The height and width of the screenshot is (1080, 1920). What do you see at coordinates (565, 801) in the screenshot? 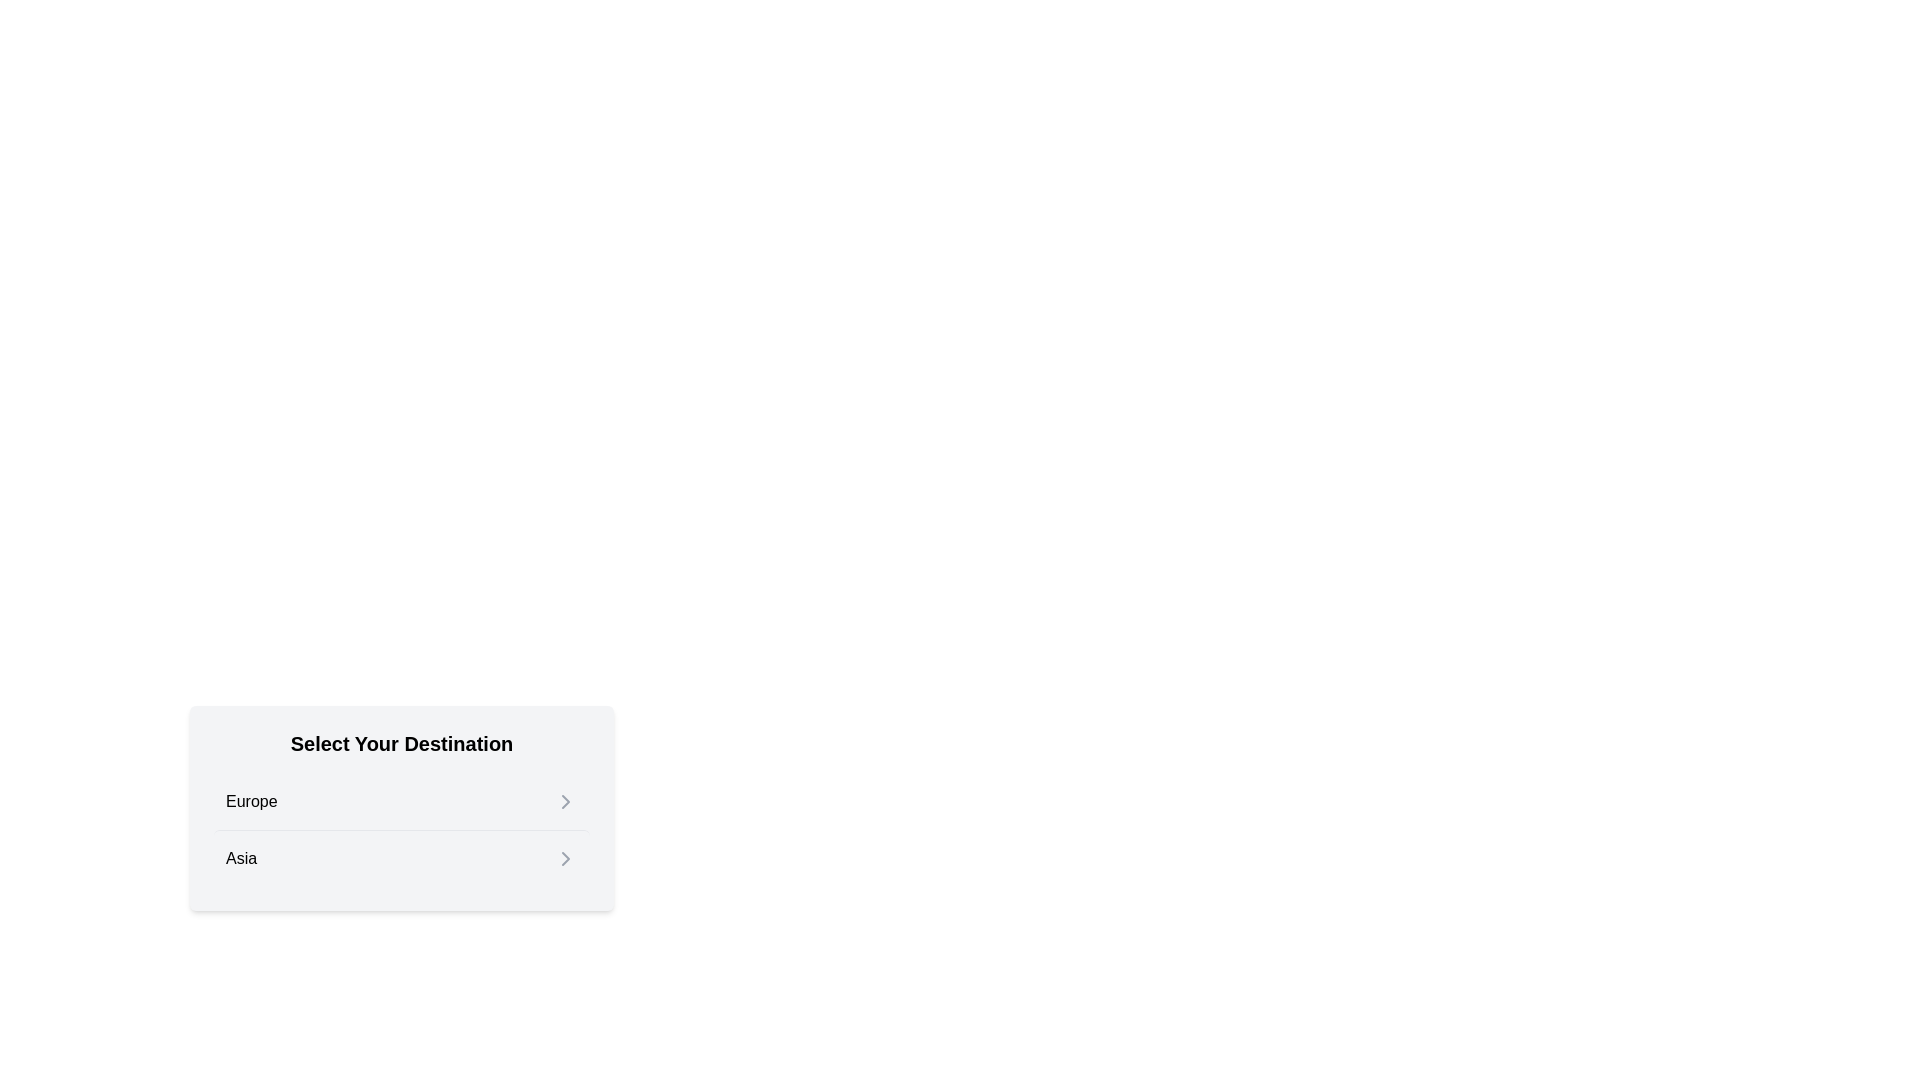
I see `the chevron button at the end of the 'Europe' row` at bounding box center [565, 801].